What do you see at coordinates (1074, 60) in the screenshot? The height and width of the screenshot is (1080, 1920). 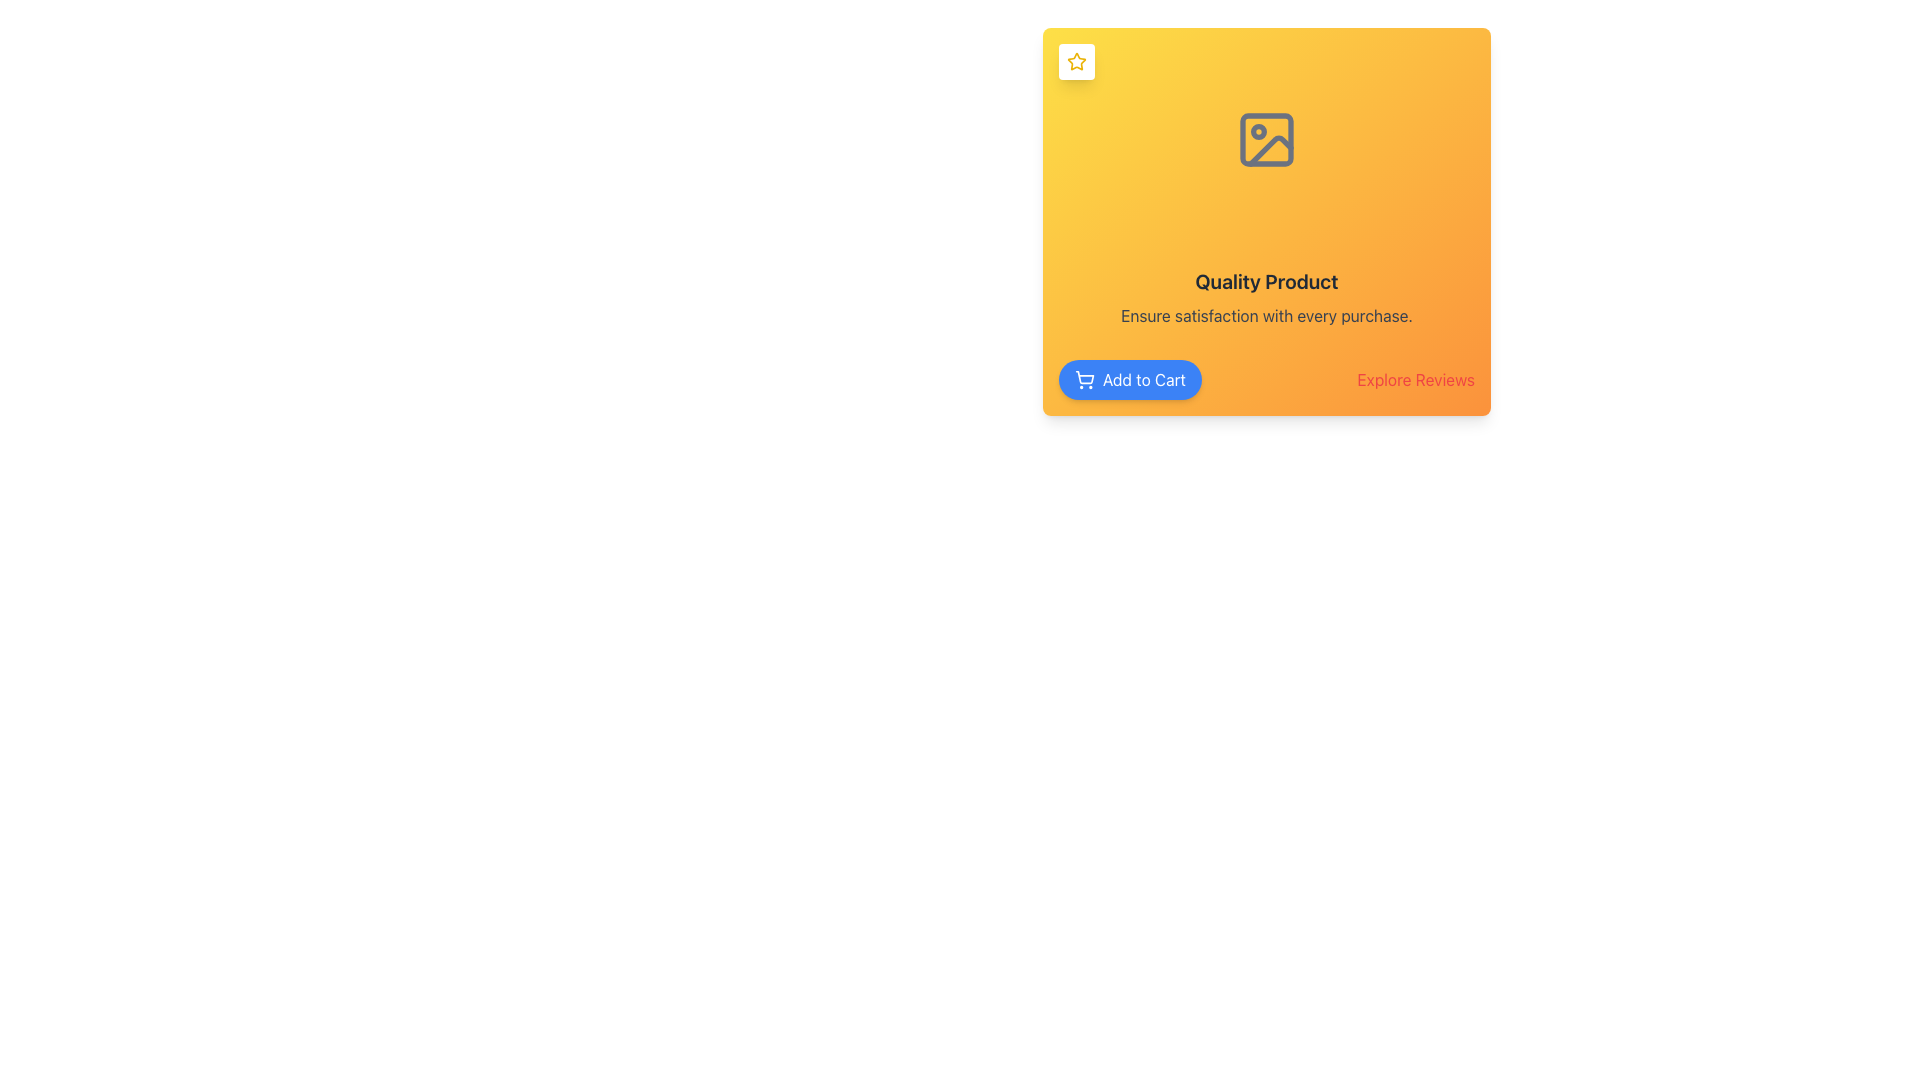 I see `the yellow star-shaped icon located at the top-left corner of the primary card, positioned above the title and image` at bounding box center [1074, 60].